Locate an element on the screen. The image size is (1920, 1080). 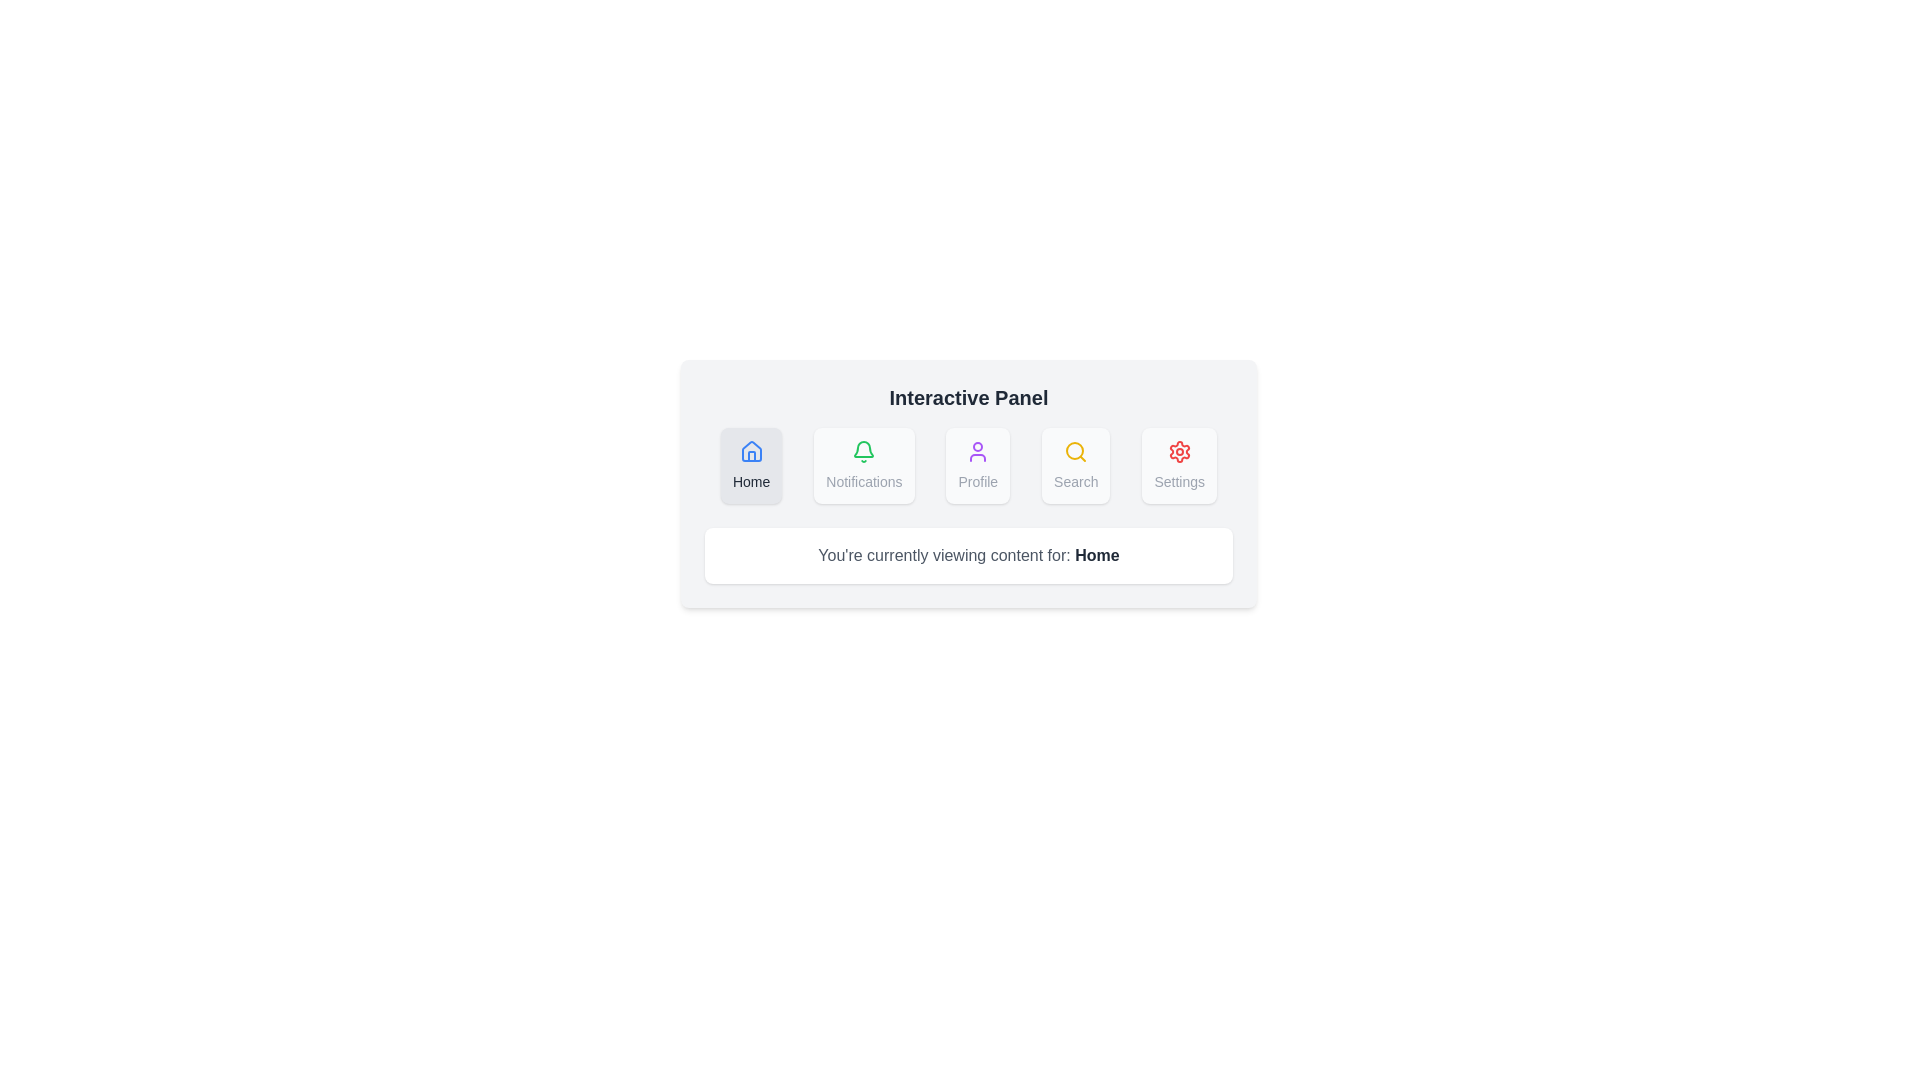
the 'Home' icon located in the top-left of the 'Interactive Panel' is located at coordinates (750, 451).